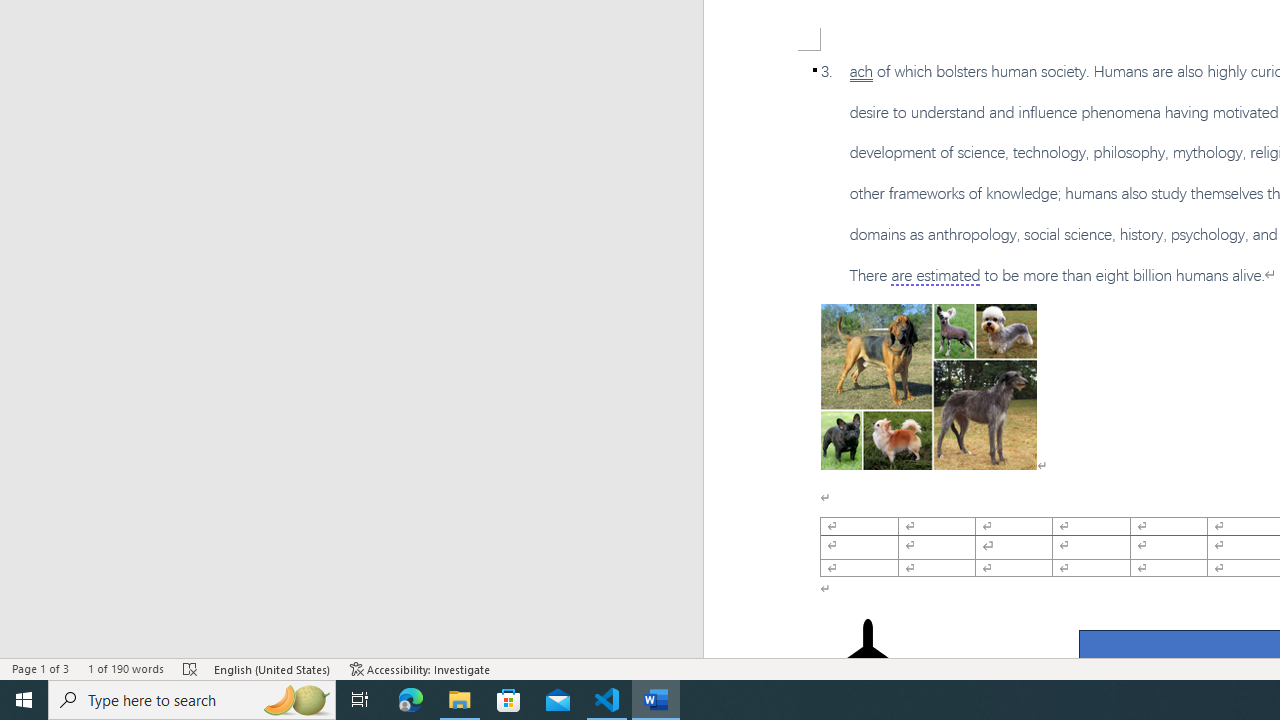  I want to click on 'Morphological variation in six dogs', so click(927, 387).